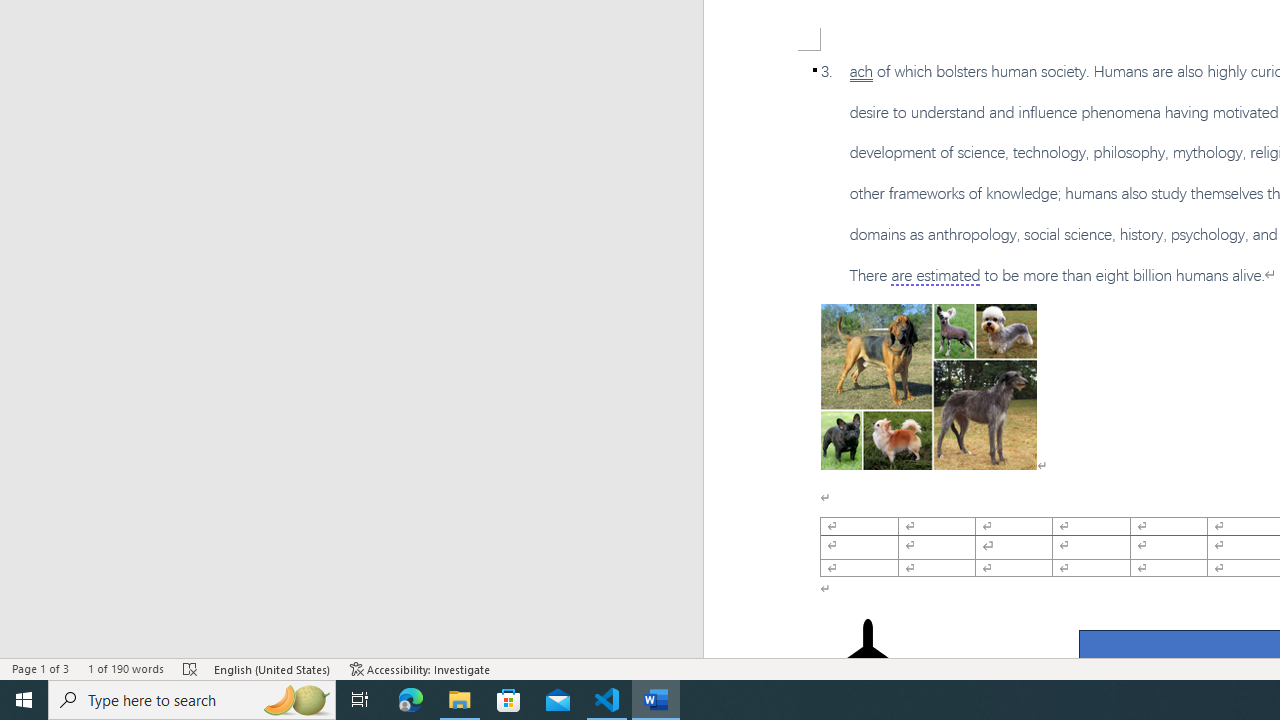  I want to click on 'Morphological variation in six dogs', so click(927, 387).